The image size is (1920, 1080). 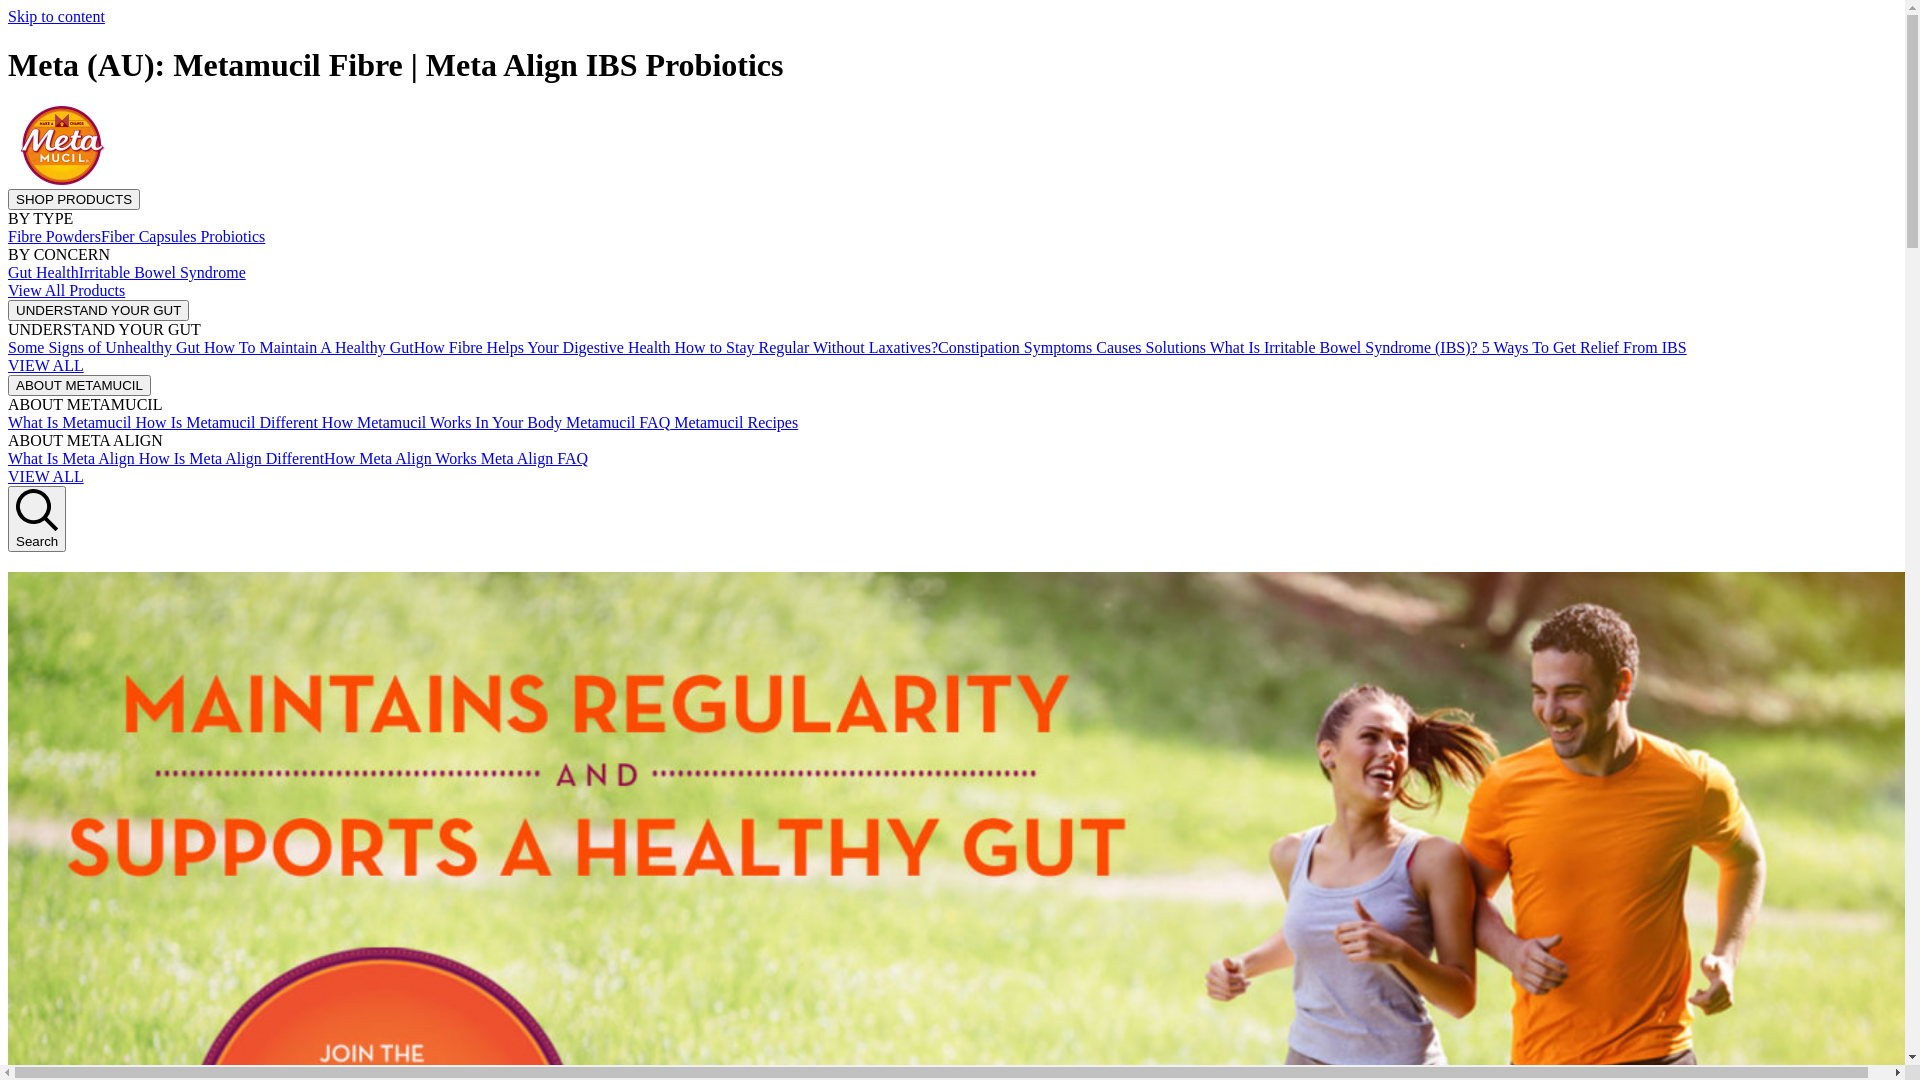 What do you see at coordinates (71, 458) in the screenshot?
I see `'What Is Meta Align'` at bounding box center [71, 458].